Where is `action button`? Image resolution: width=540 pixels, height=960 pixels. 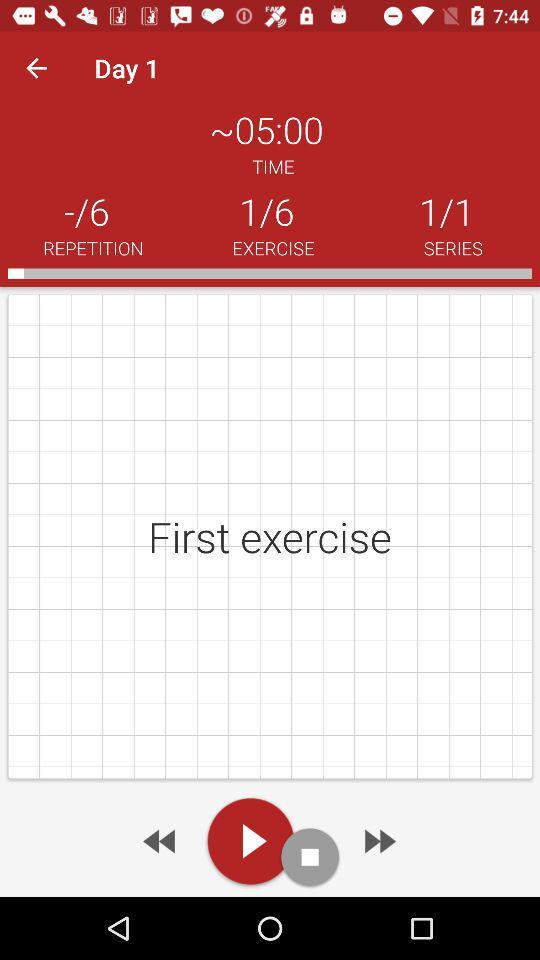 action button is located at coordinates (310, 856).